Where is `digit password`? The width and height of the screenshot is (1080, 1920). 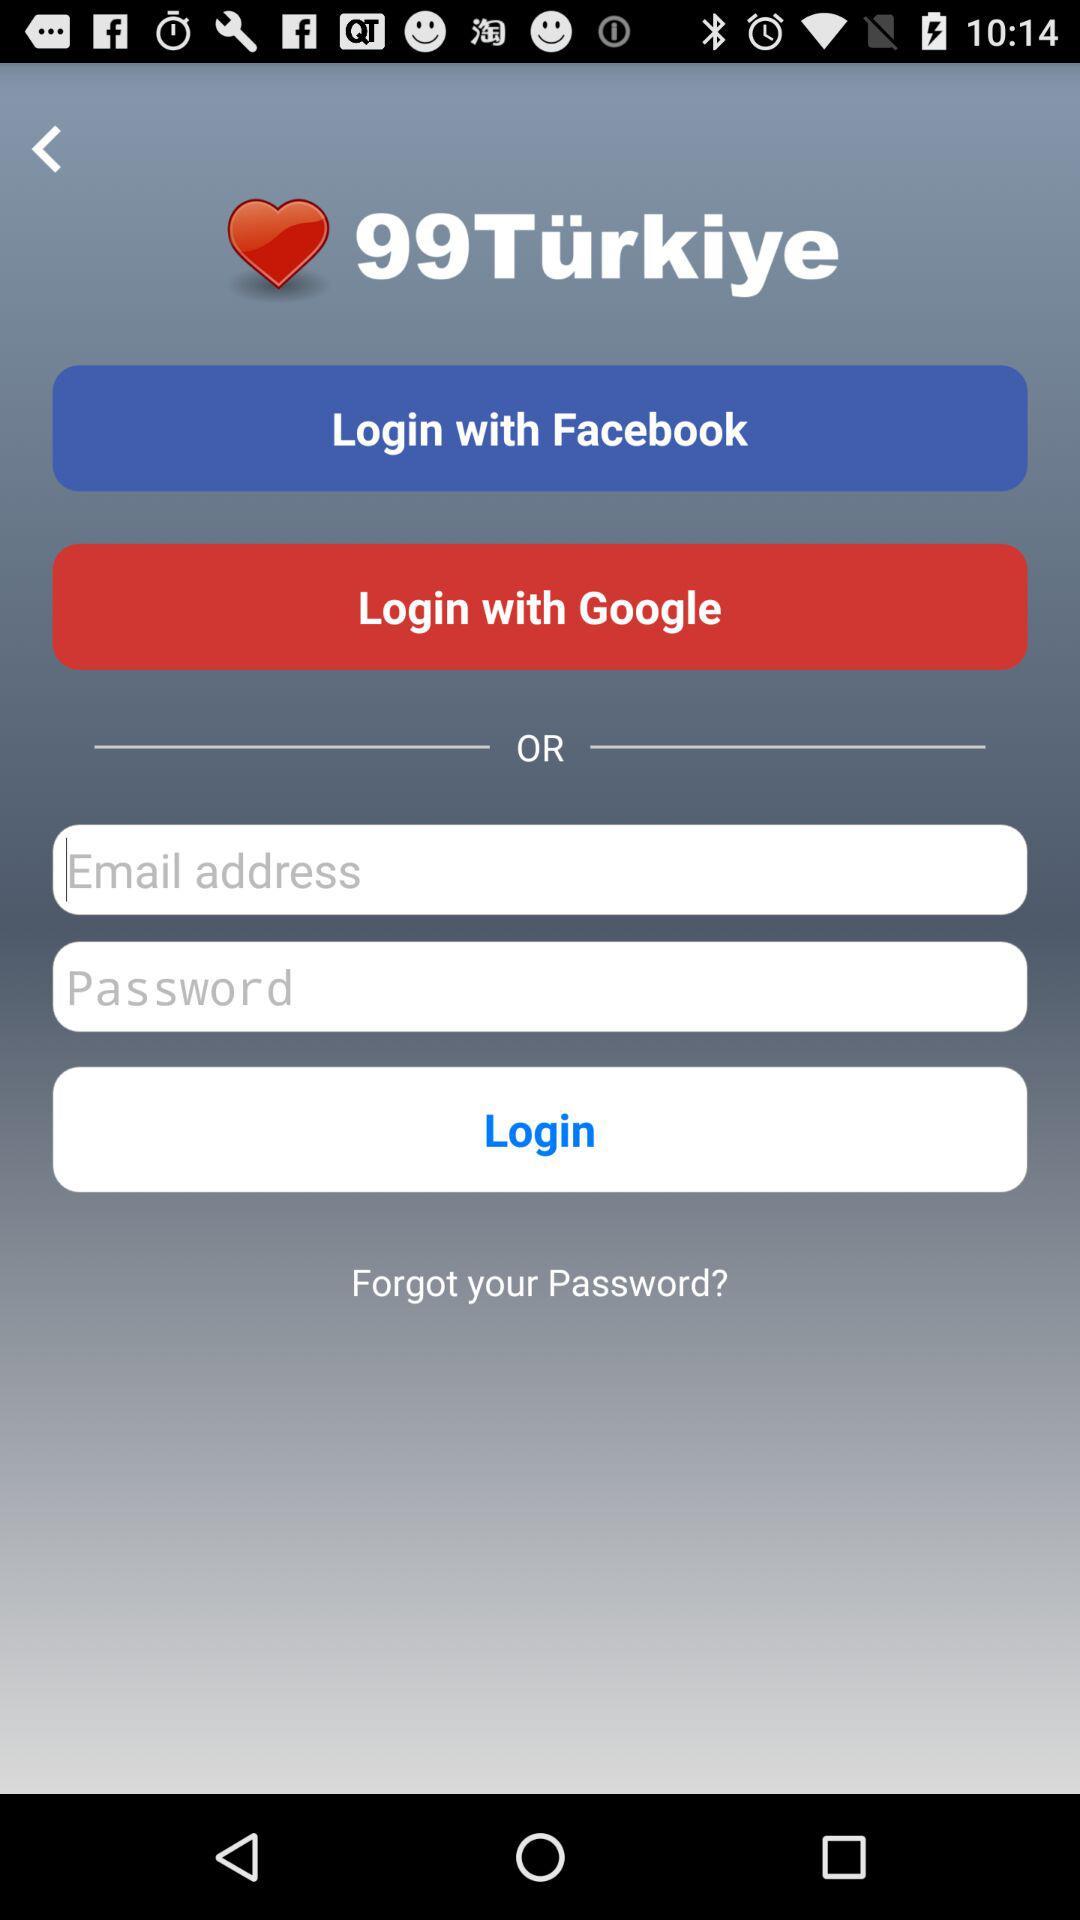
digit password is located at coordinates (540, 986).